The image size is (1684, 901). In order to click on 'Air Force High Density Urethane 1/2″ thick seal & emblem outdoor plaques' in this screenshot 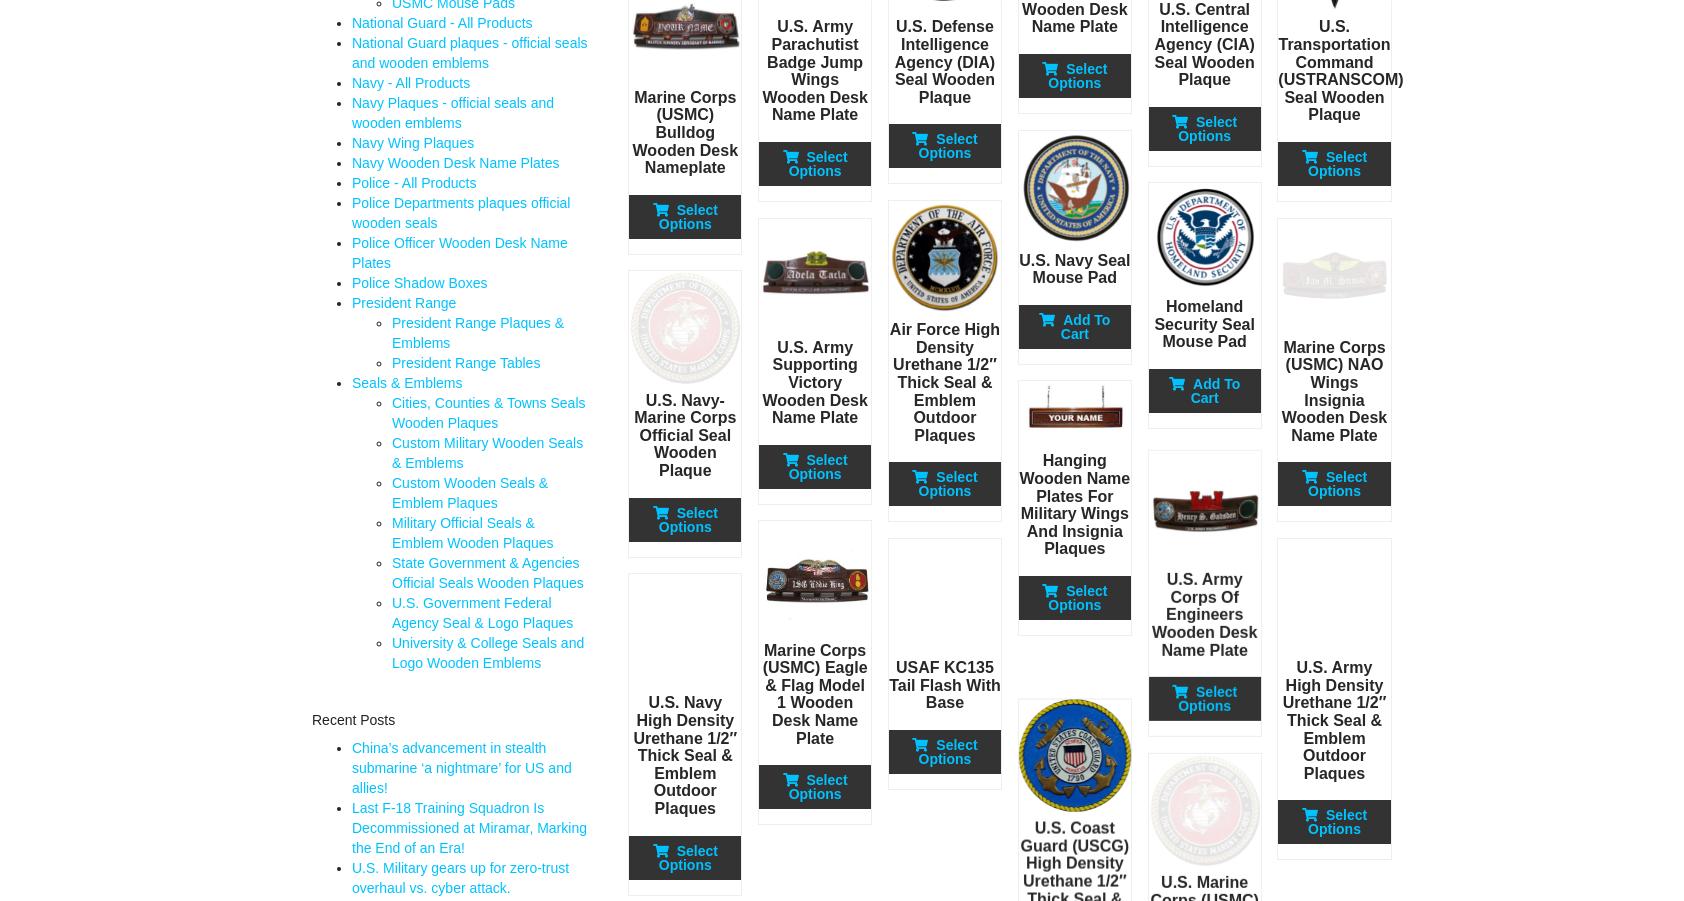, I will do `click(887, 381)`.